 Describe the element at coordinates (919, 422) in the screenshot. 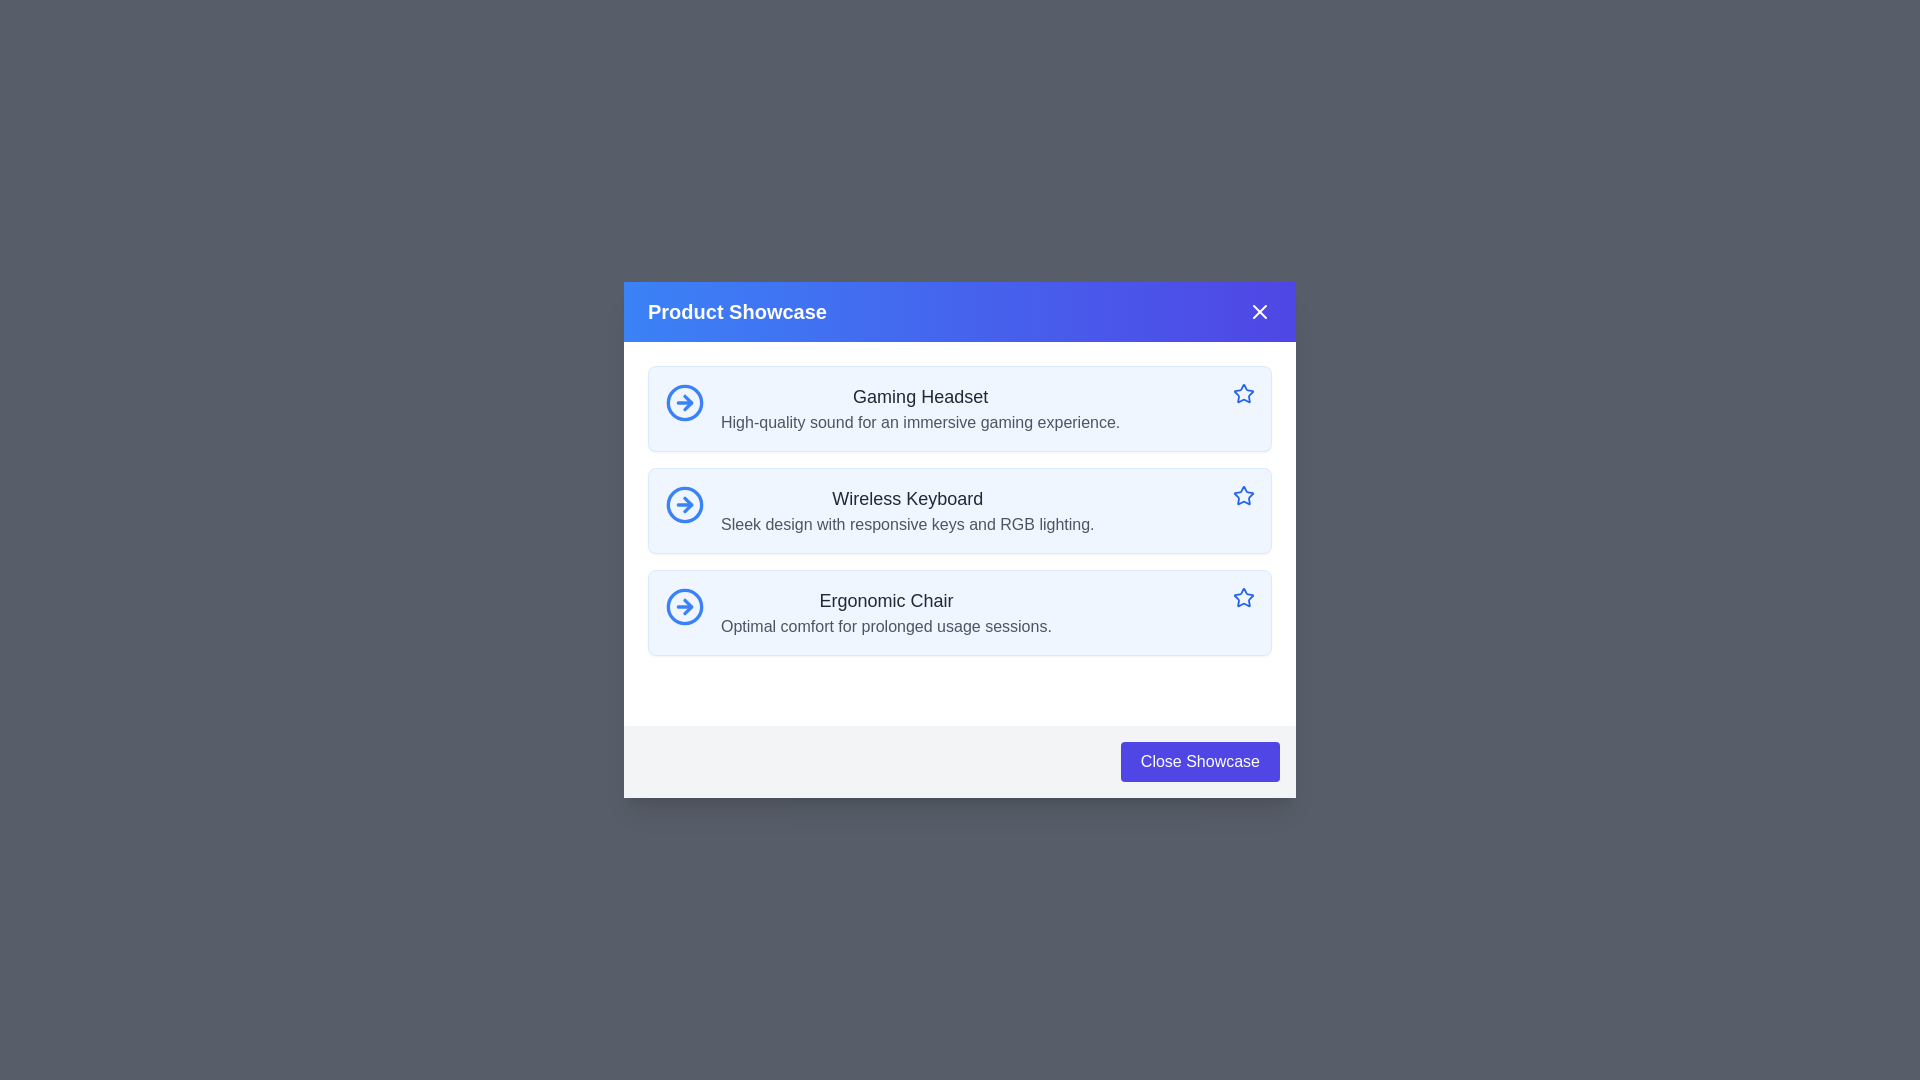

I see `the static text displaying 'High-quality sound for an immersive gaming experience.' which is located below the title 'Gaming Headset' in the Product Showcase modal` at that location.